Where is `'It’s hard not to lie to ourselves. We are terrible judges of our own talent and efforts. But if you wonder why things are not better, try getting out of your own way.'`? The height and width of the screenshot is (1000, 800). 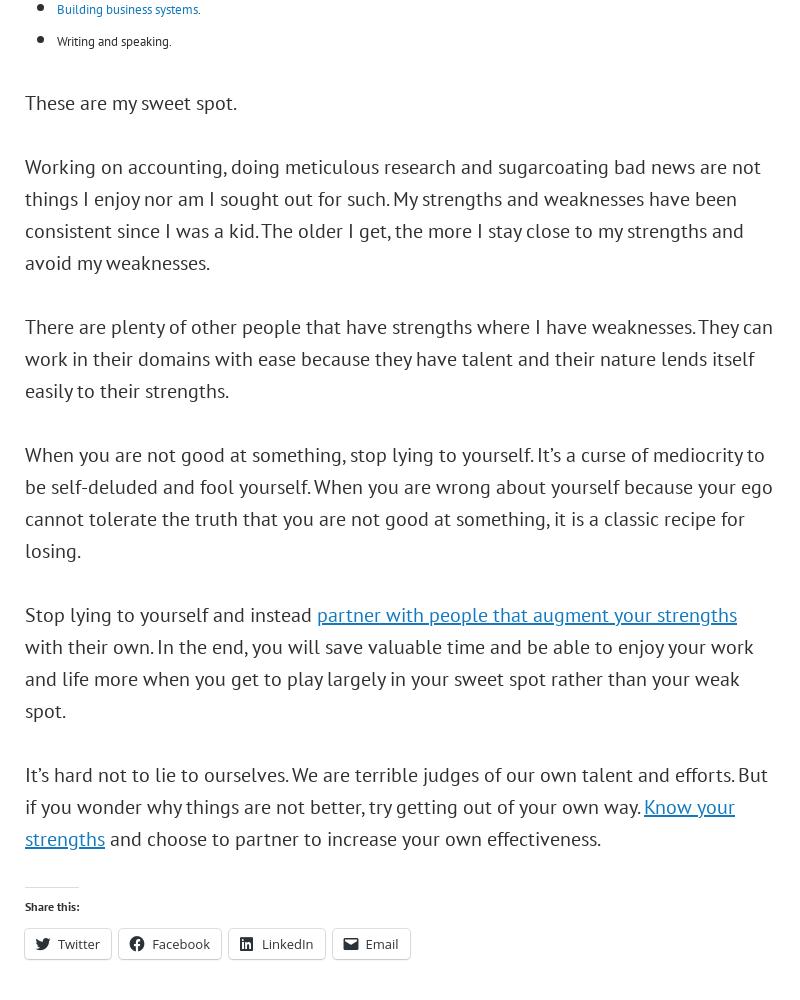
'It’s hard not to lie to ourselves. We are terrible judges of our own talent and efforts. But if you wonder why things are not better, try getting out of your own way.' is located at coordinates (395, 790).